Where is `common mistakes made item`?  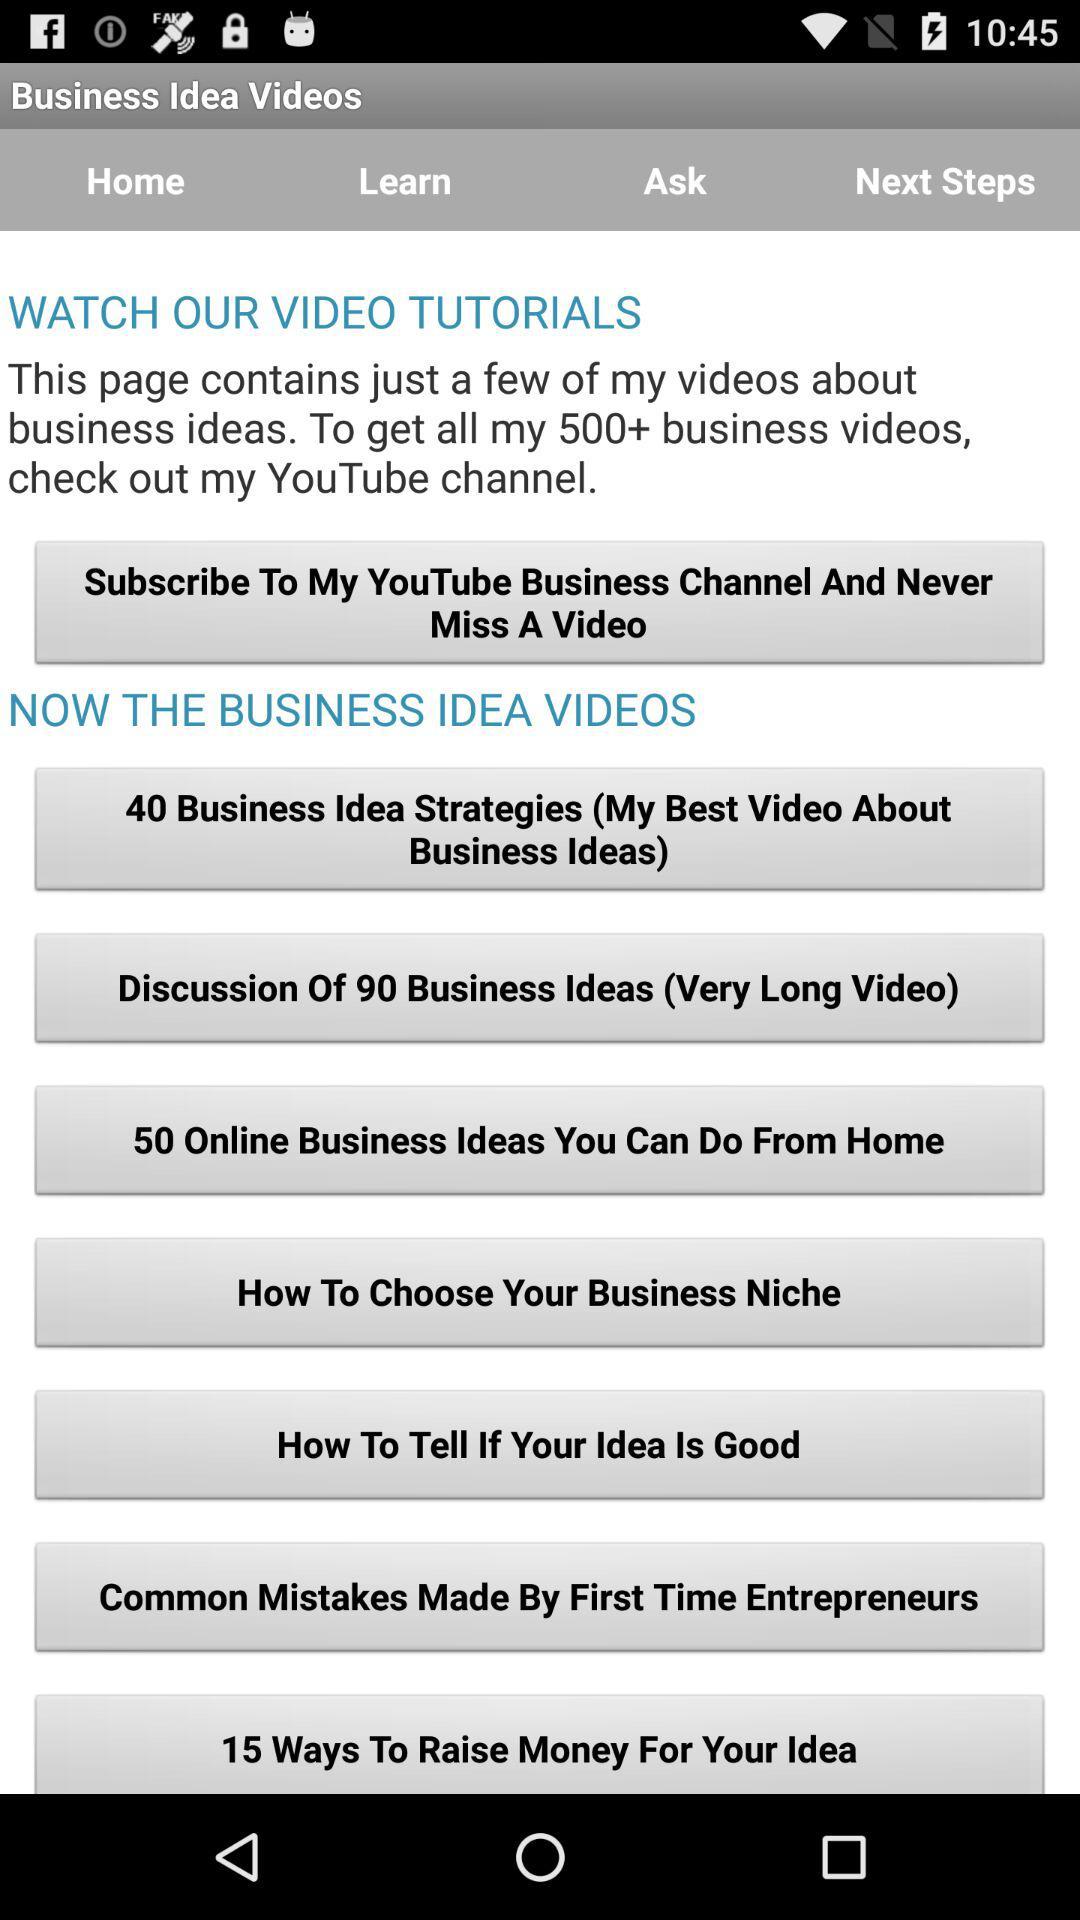
common mistakes made item is located at coordinates (540, 1602).